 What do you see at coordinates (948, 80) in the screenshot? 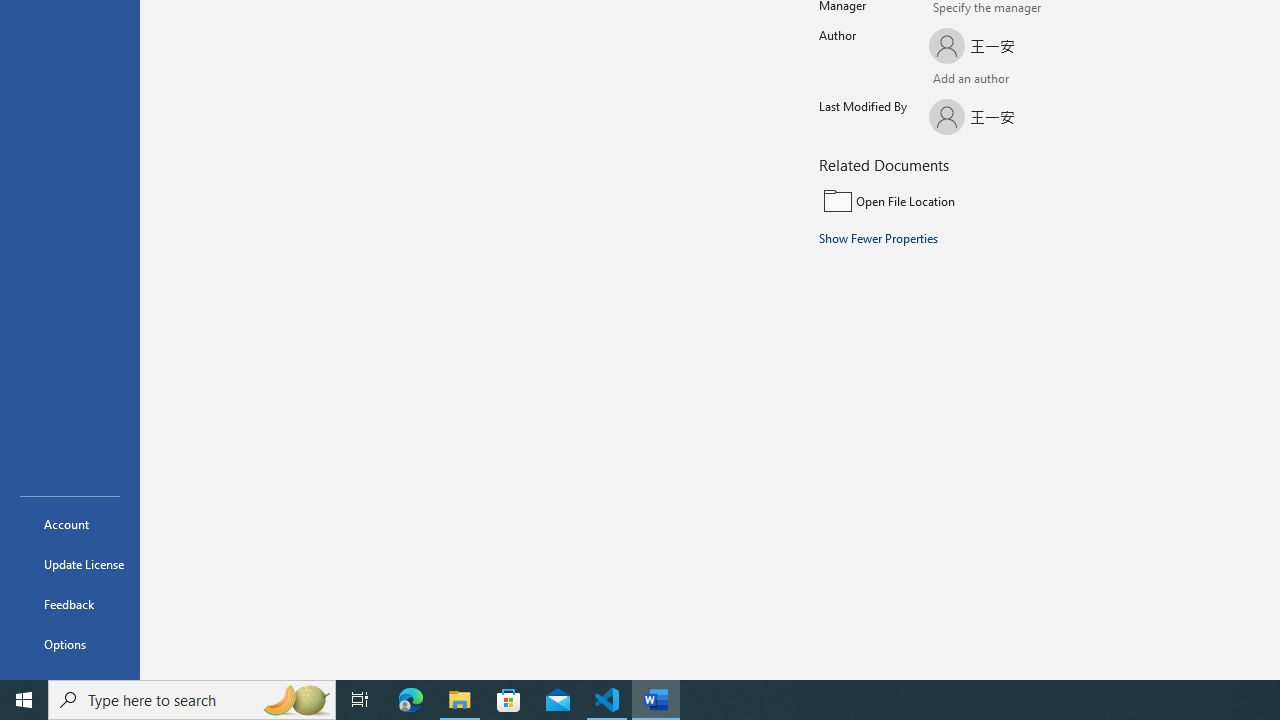
I see `'Add an author'` at bounding box center [948, 80].